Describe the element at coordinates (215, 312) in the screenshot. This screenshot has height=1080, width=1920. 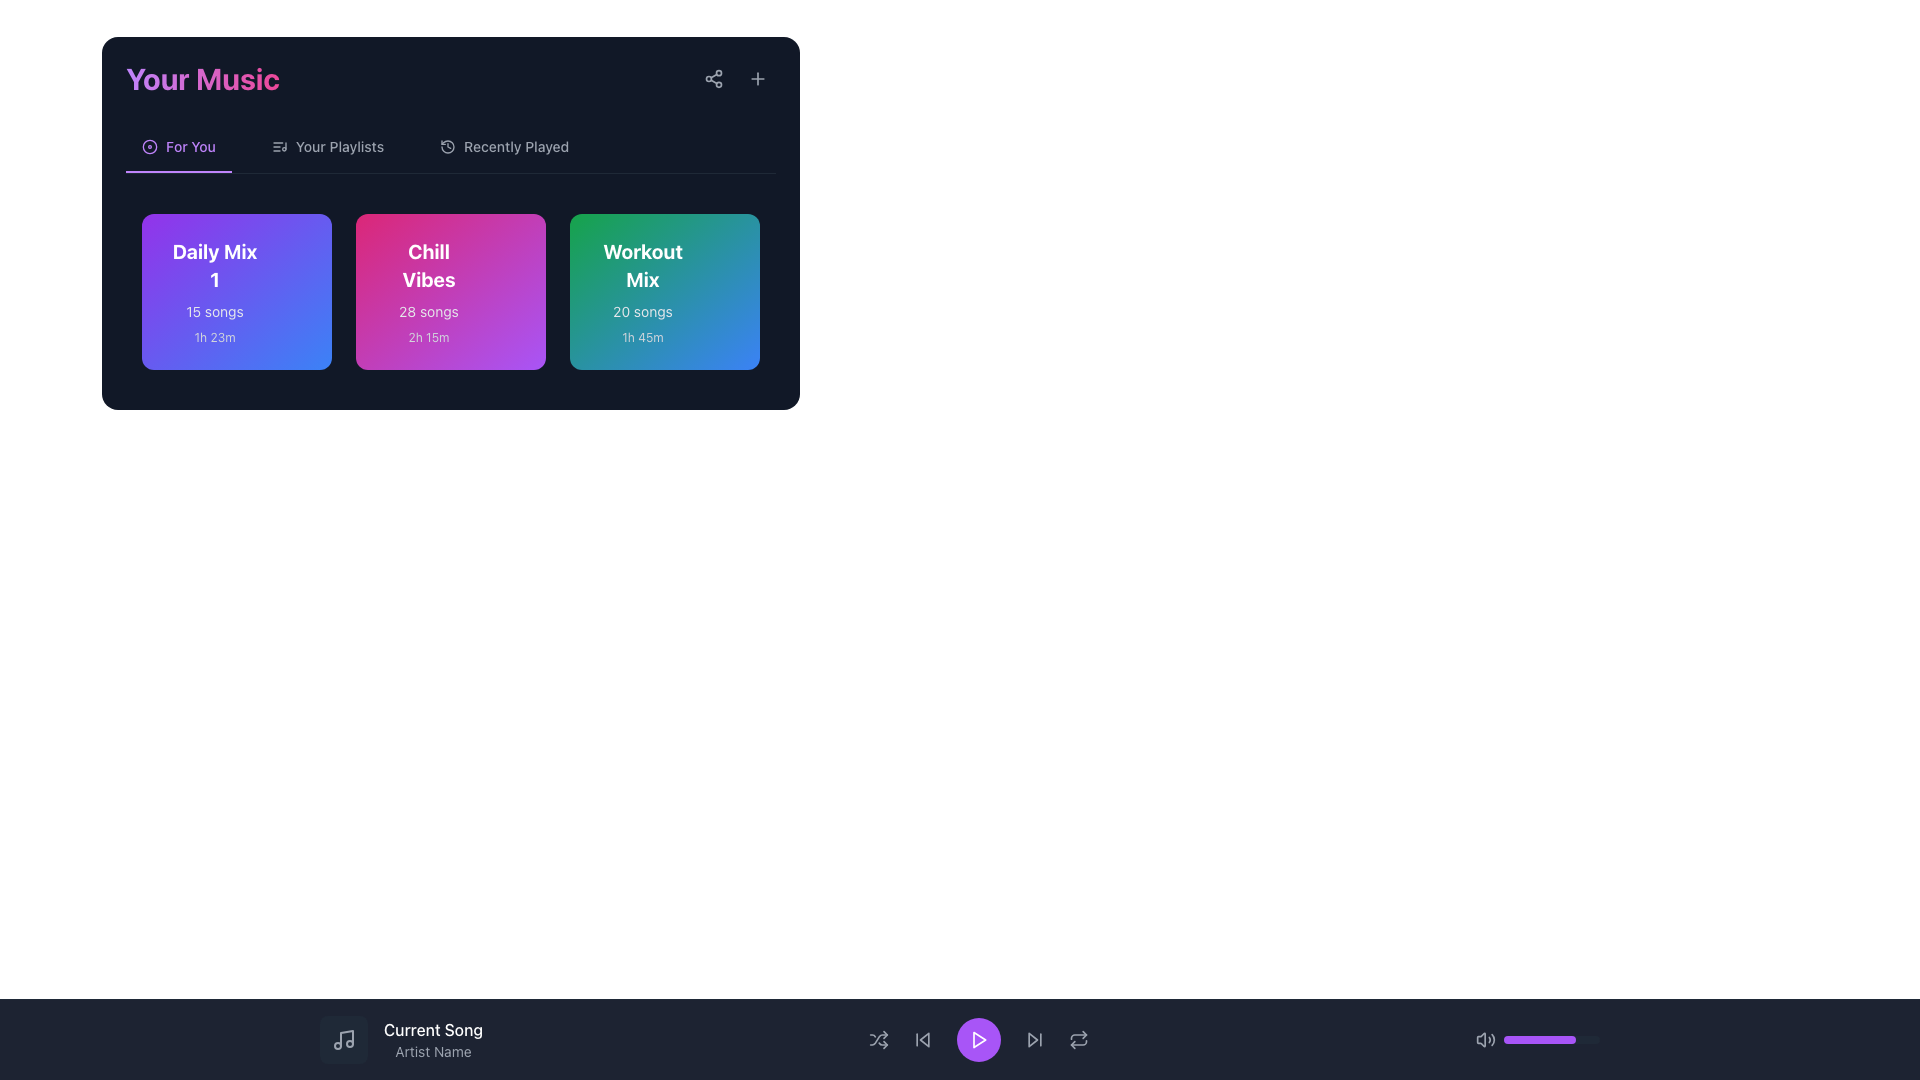
I see `the static text label displaying '15 songs', which is located underneath 'Daily Mix 1' and above '1h 23m' within the playlist box in the 'Your Music' section` at that location.